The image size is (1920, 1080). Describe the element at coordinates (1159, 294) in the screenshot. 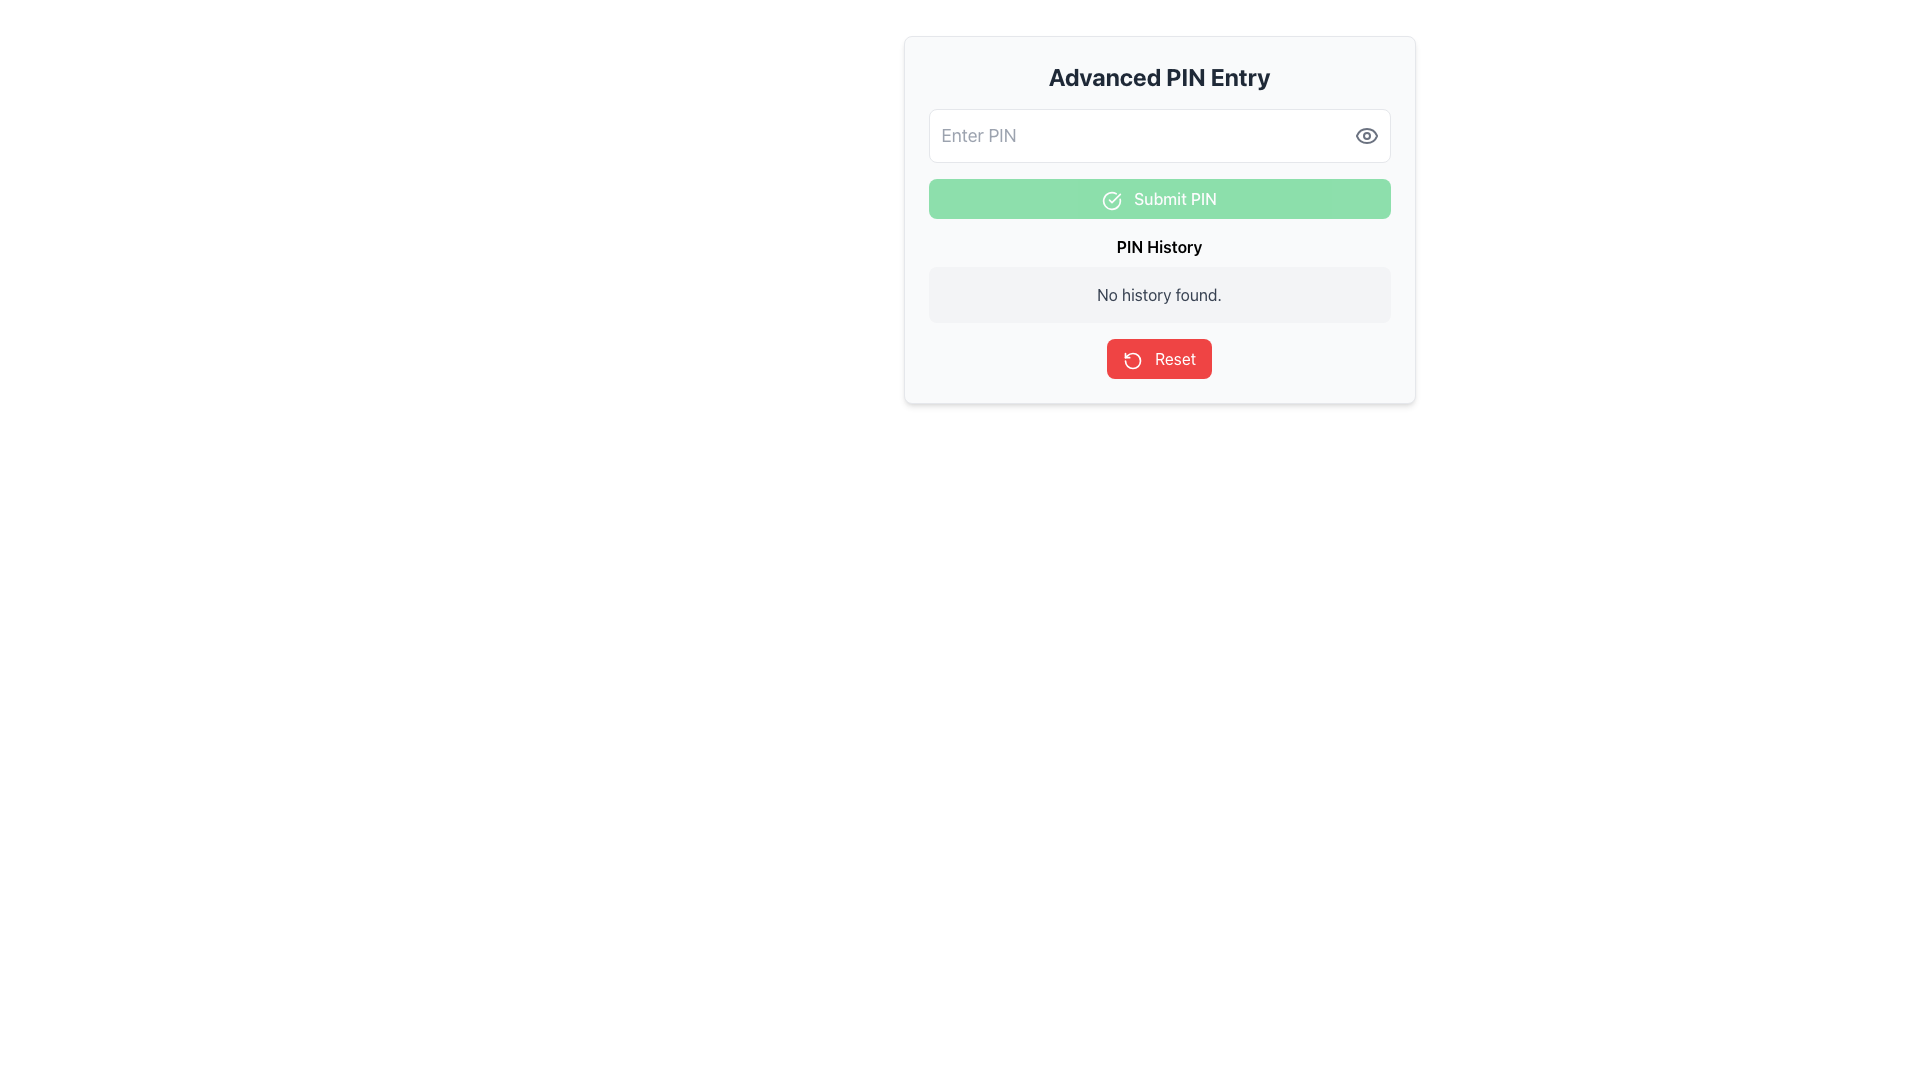

I see `the static text label that indicates there is no available history data for the current context, located in the 'PIN History' section, below the 'Submit PIN' button` at that location.